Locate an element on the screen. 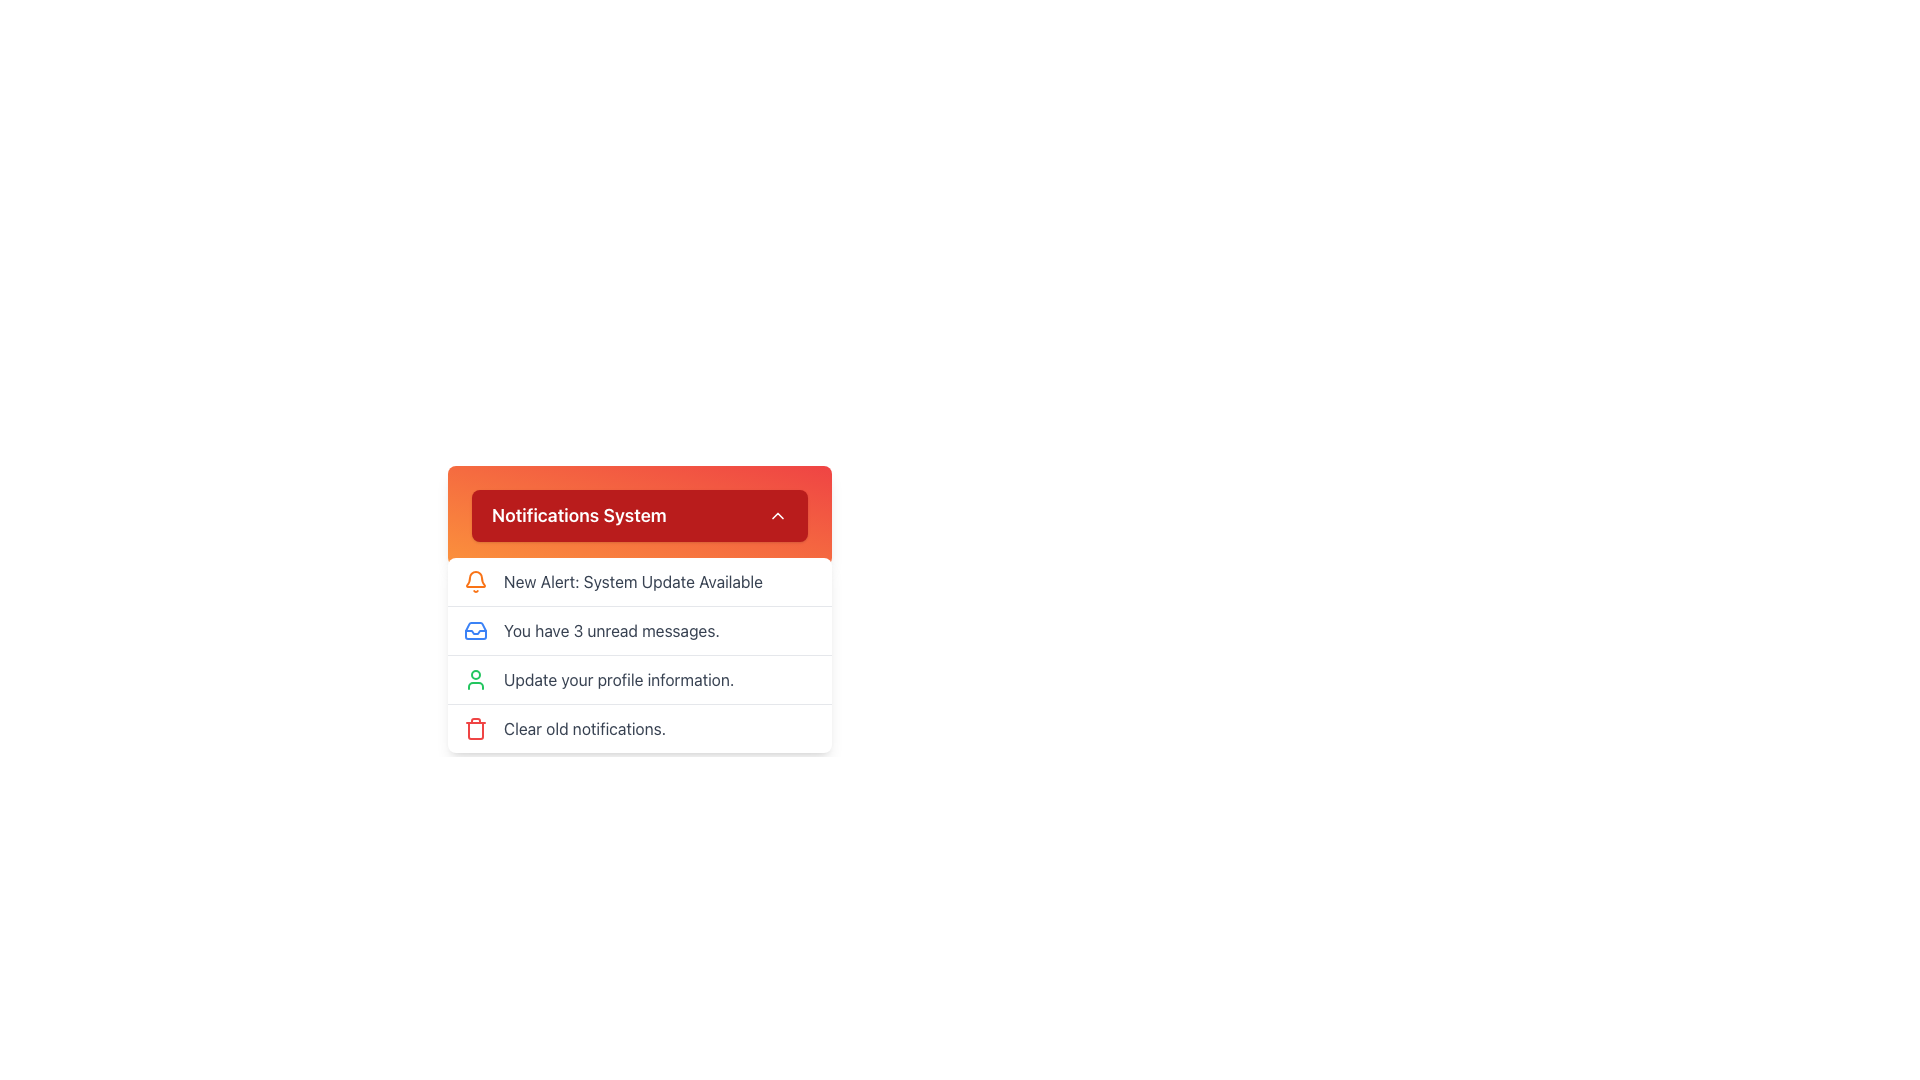  the rectangular list item containing a red trash icon and the text 'Clear old notifications.' to potentially clear old notifications is located at coordinates (638, 728).